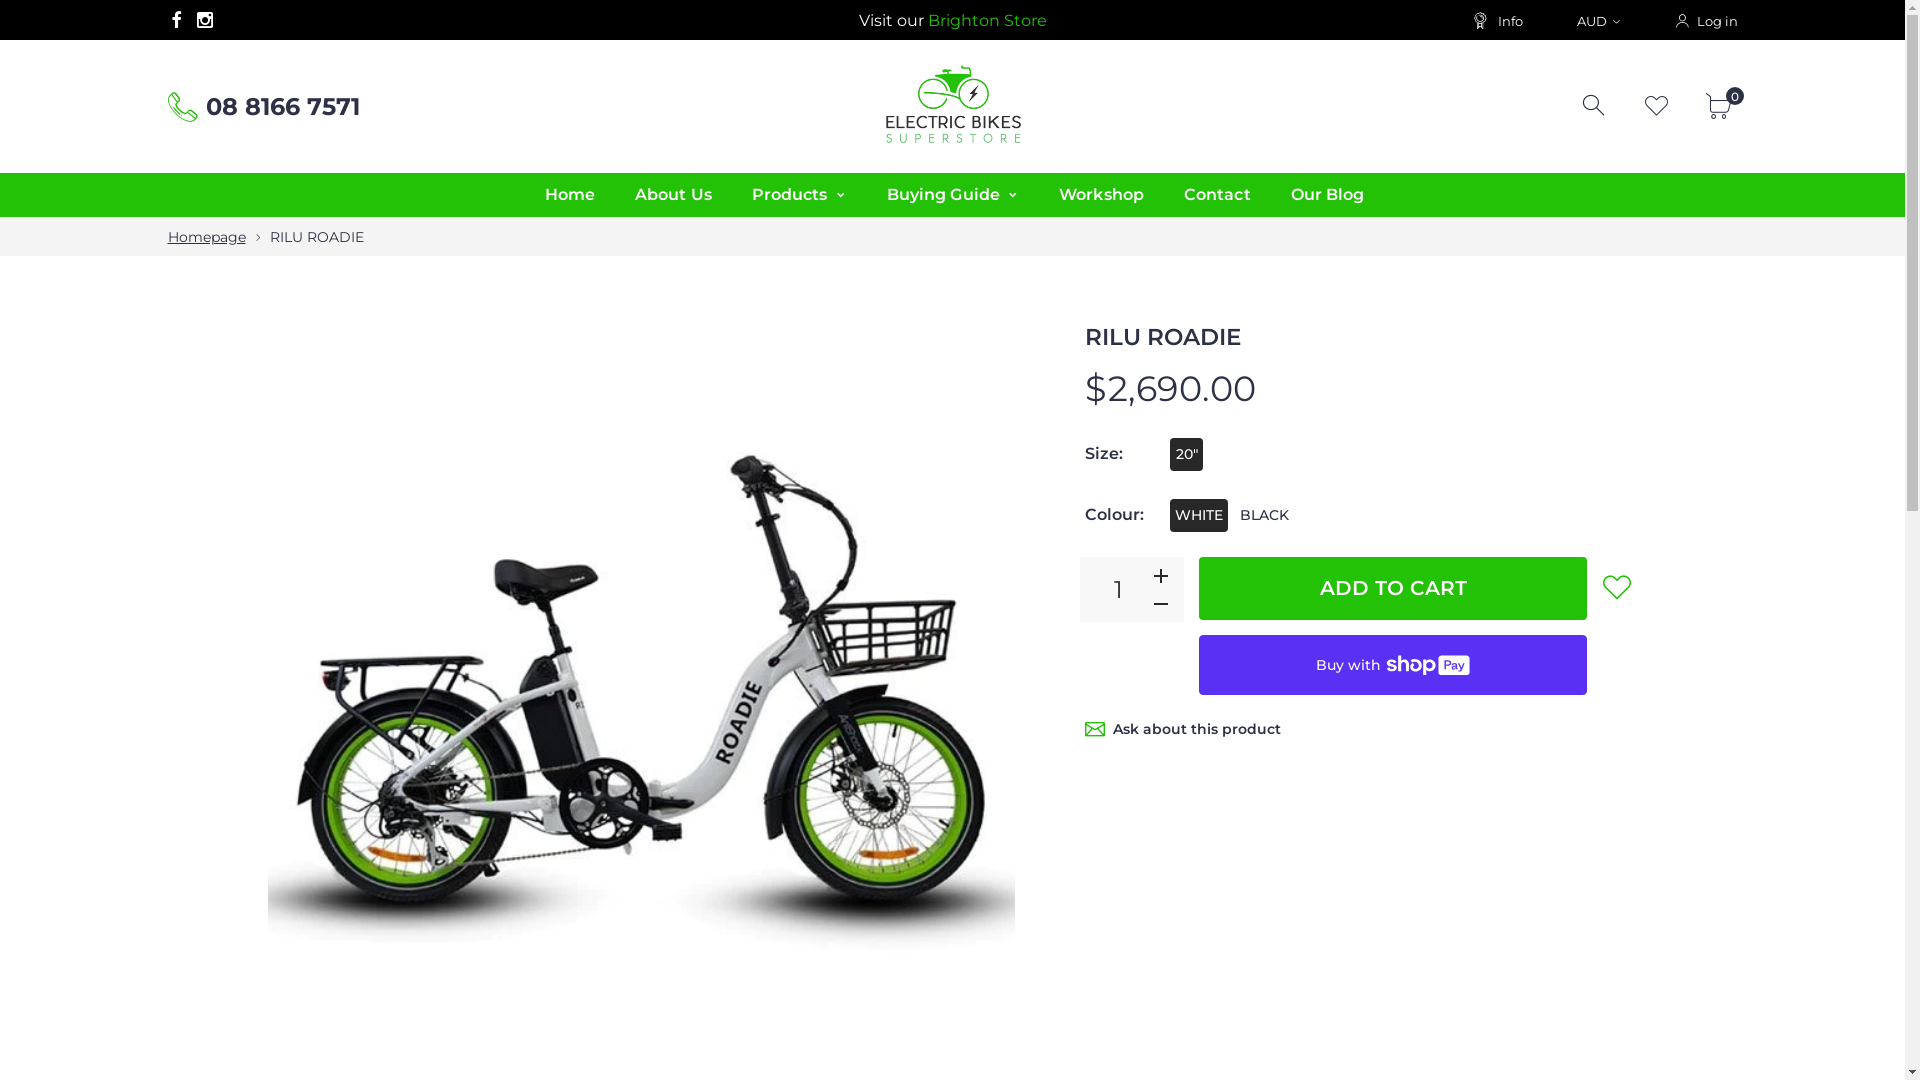  Describe the element at coordinates (568, 195) in the screenshot. I see `'Home'` at that location.